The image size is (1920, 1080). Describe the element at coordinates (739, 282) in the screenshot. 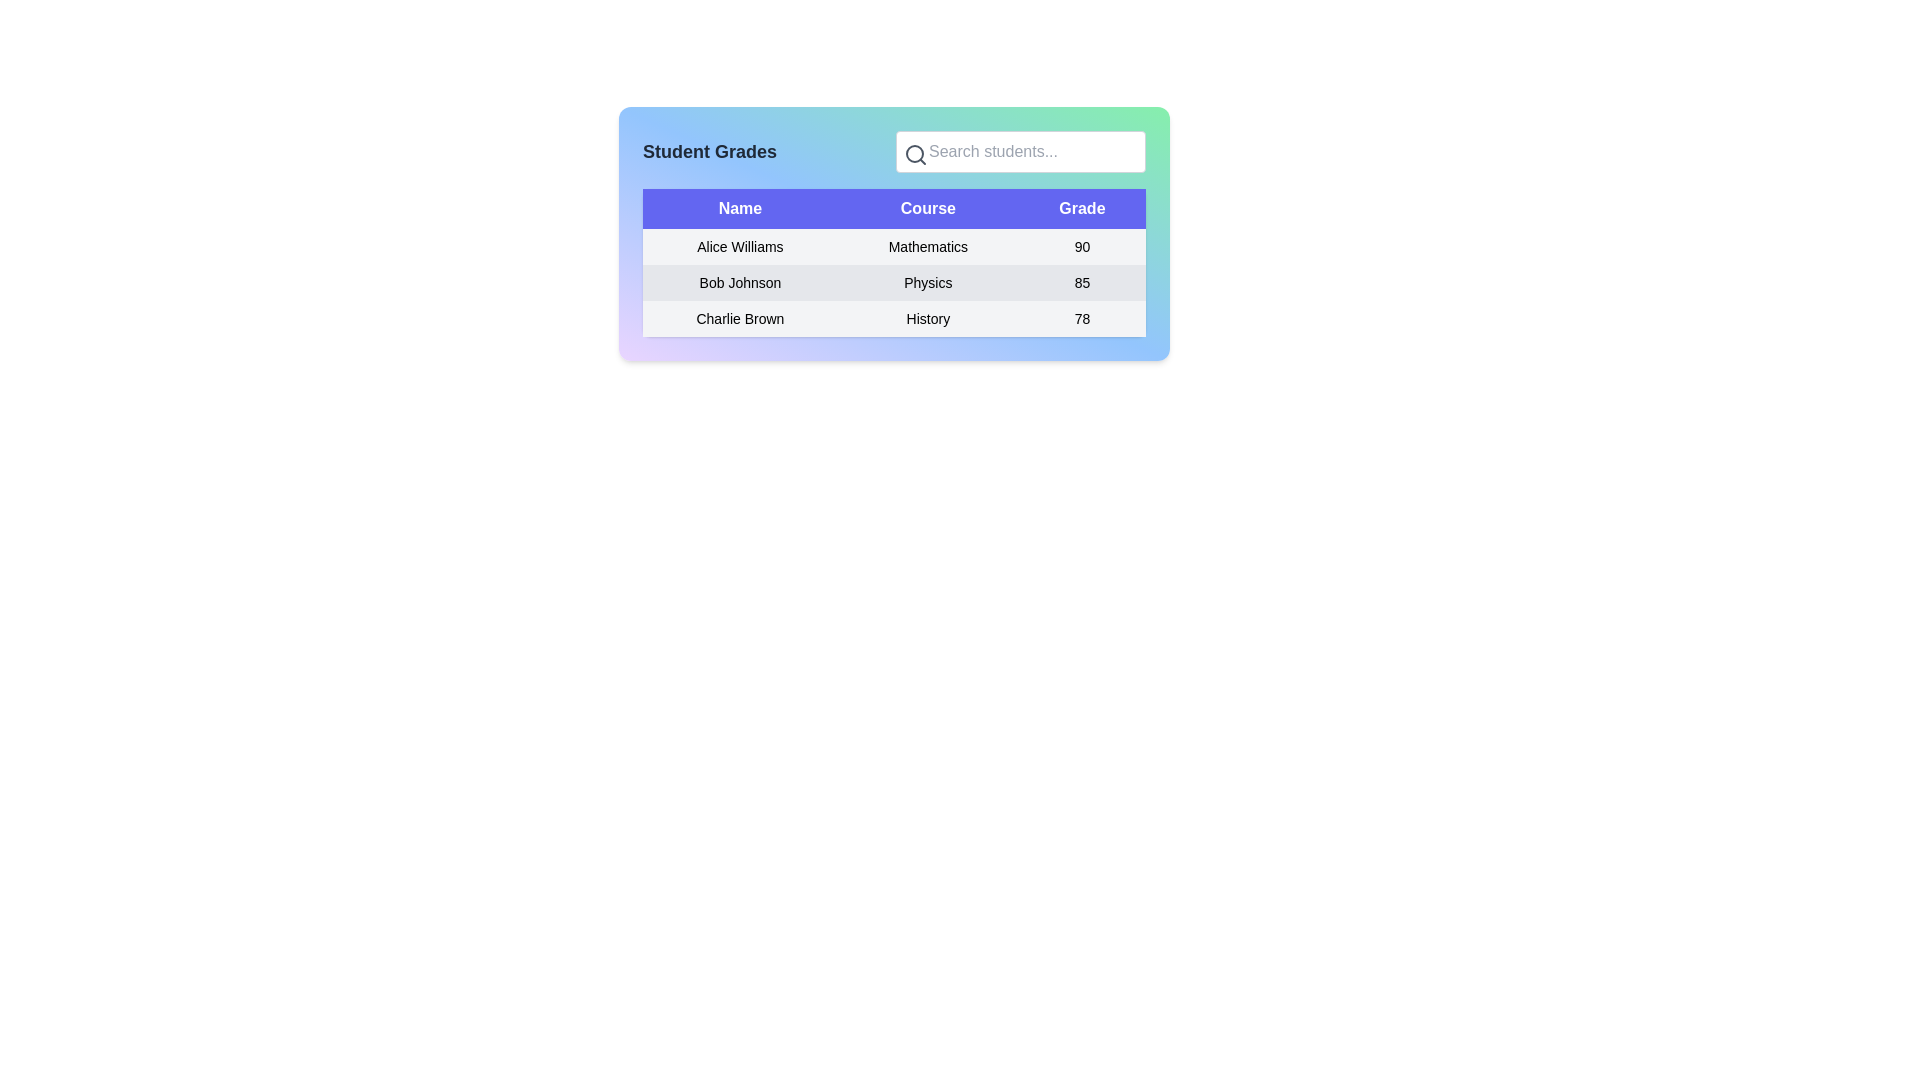

I see `the text label displaying 'Bob Johnson' in the 'Name' column of the student grade table, which is located in the second row, directly to the left of the 'Physics' cell` at that location.